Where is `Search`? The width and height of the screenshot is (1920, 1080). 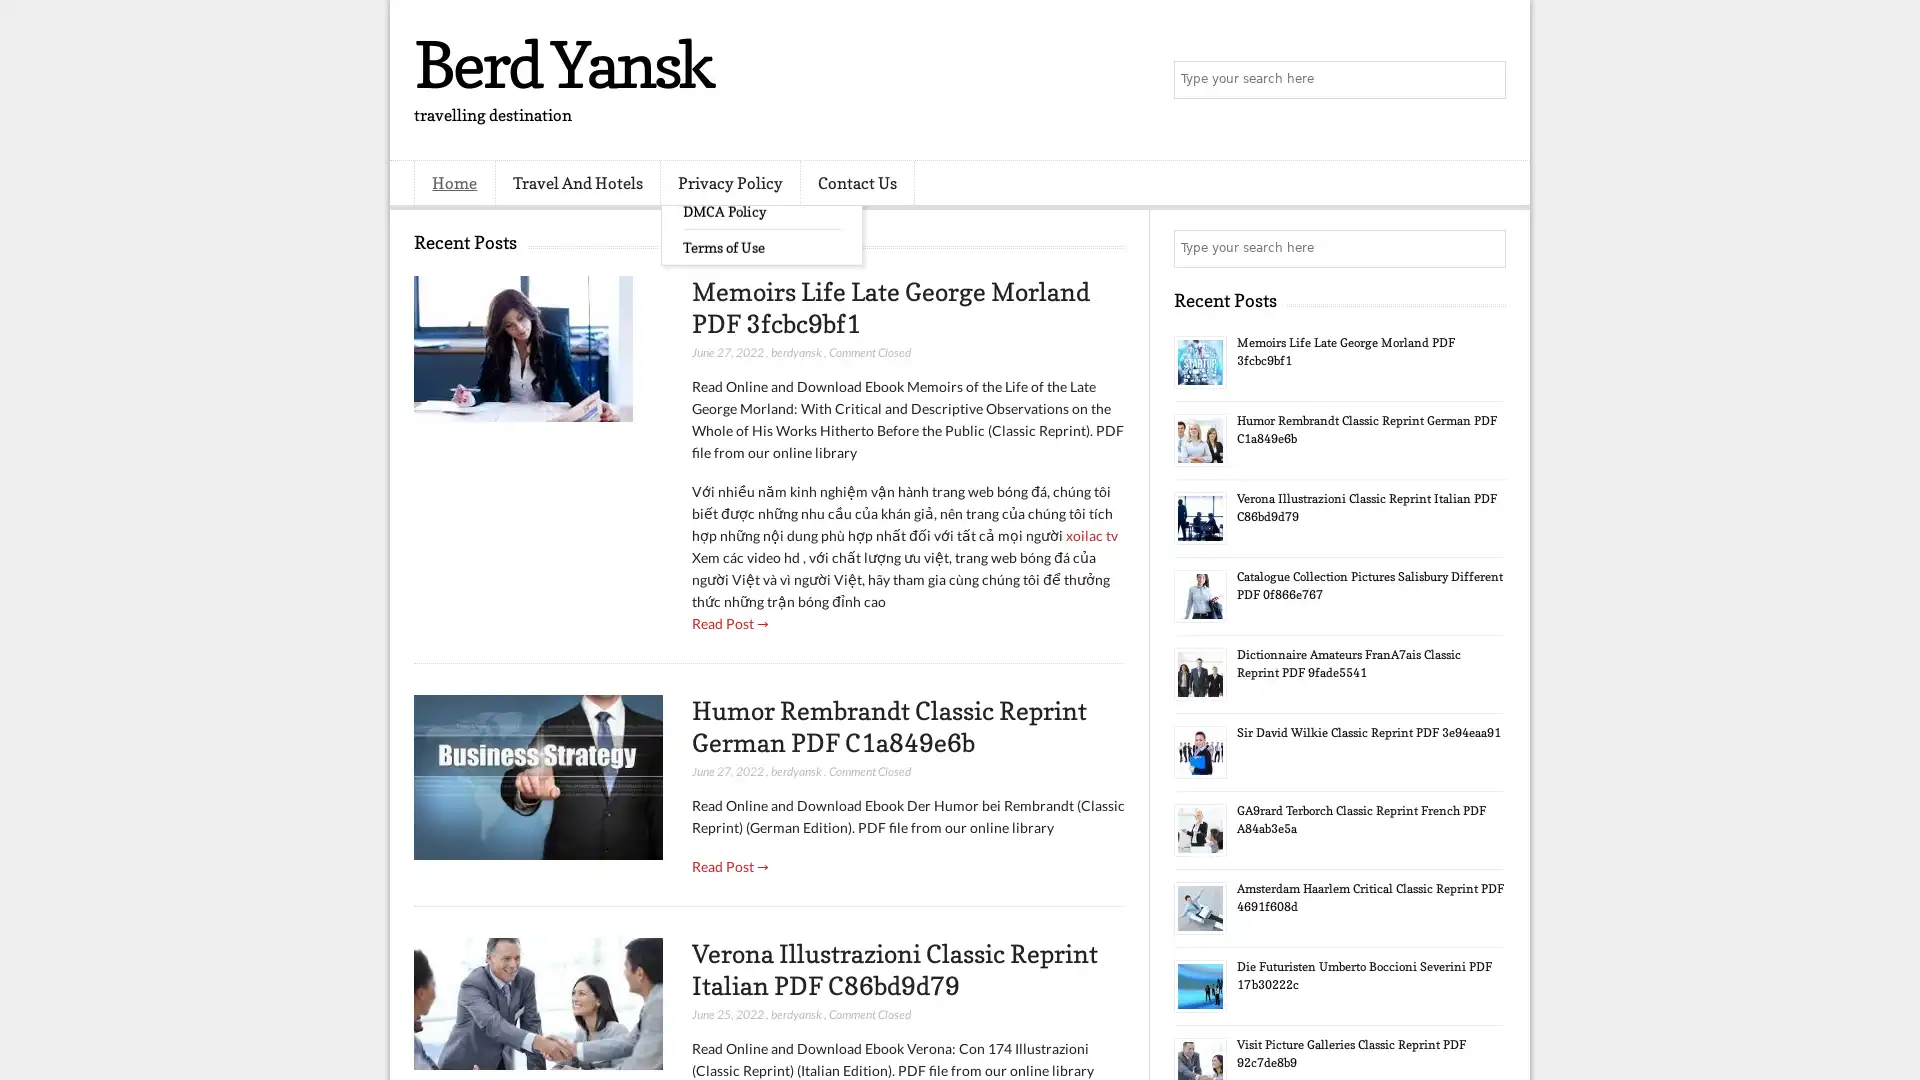
Search is located at coordinates (1485, 248).